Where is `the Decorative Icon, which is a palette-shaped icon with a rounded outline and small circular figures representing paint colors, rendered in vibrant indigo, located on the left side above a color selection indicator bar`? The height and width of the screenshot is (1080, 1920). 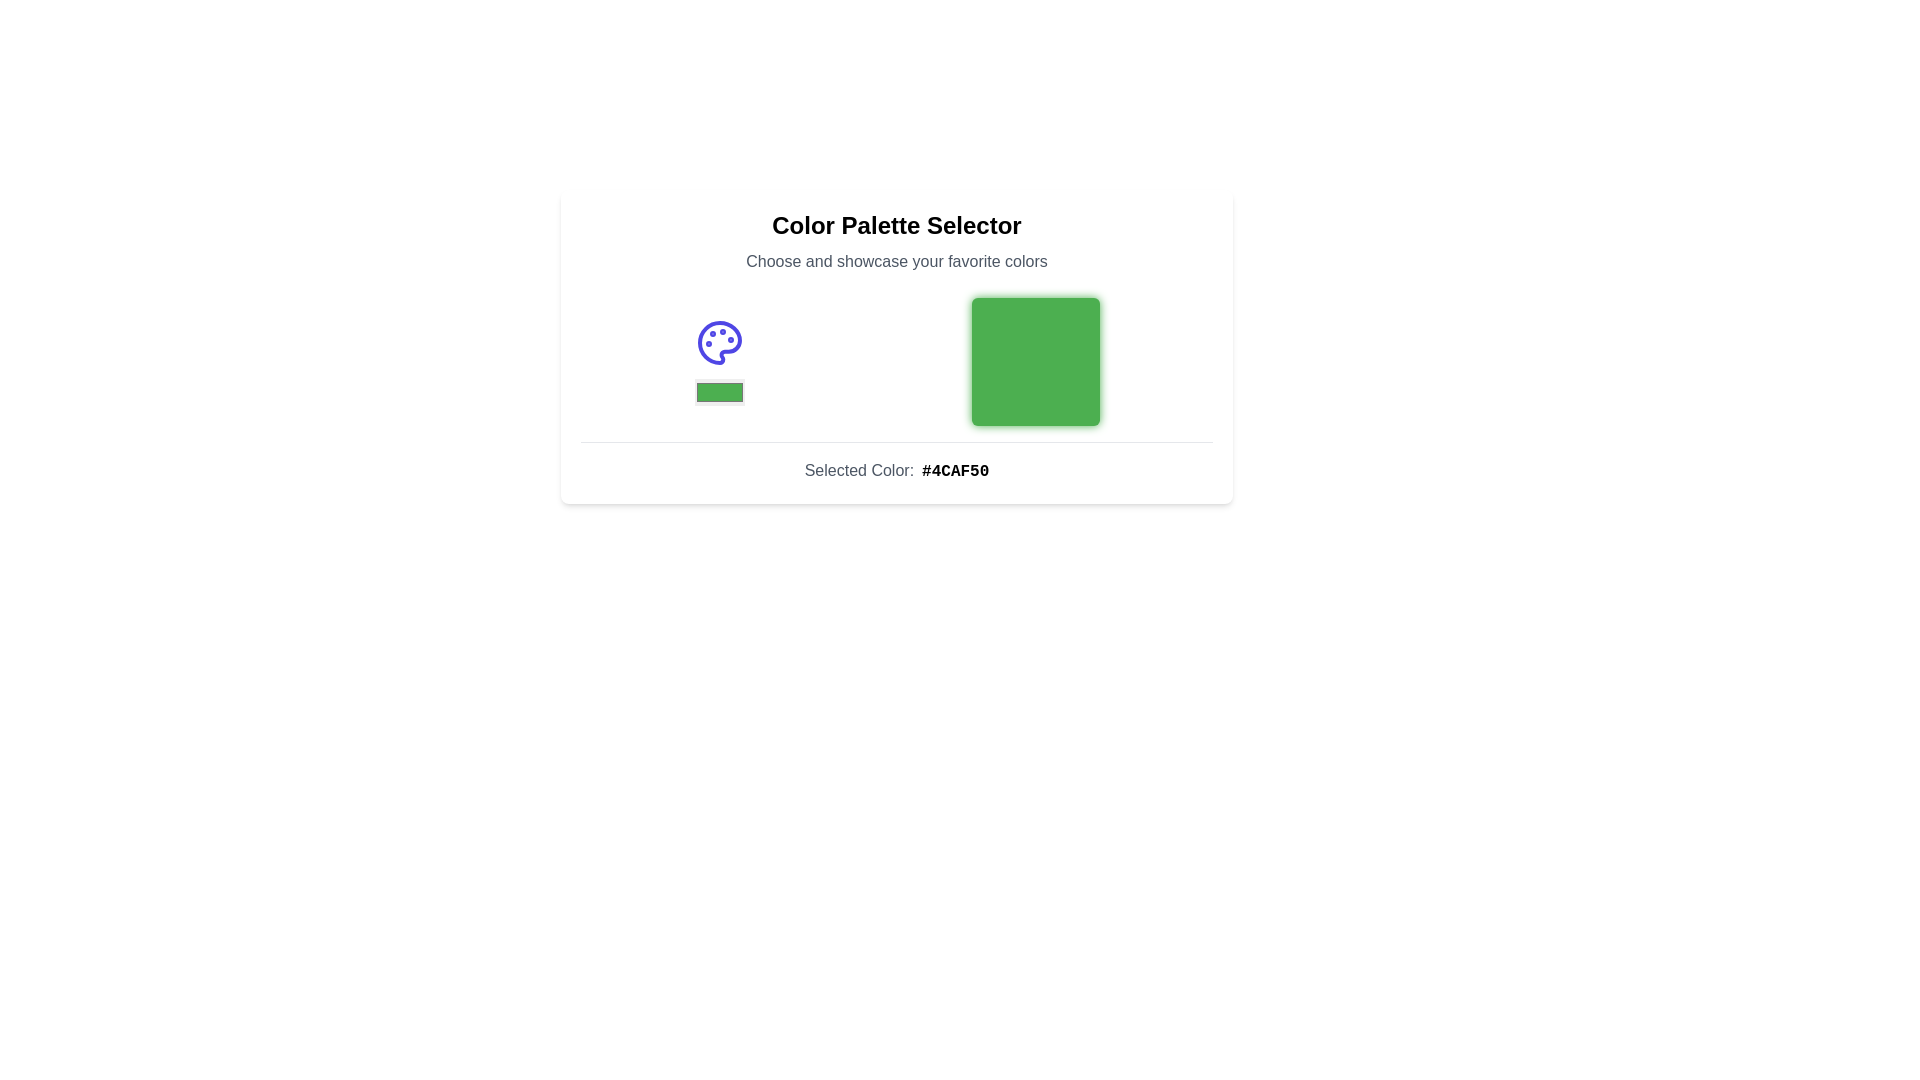 the Decorative Icon, which is a palette-shaped icon with a rounded outline and small circular figures representing paint colors, rendered in vibrant indigo, located on the left side above a color selection indicator bar is located at coordinates (719, 341).